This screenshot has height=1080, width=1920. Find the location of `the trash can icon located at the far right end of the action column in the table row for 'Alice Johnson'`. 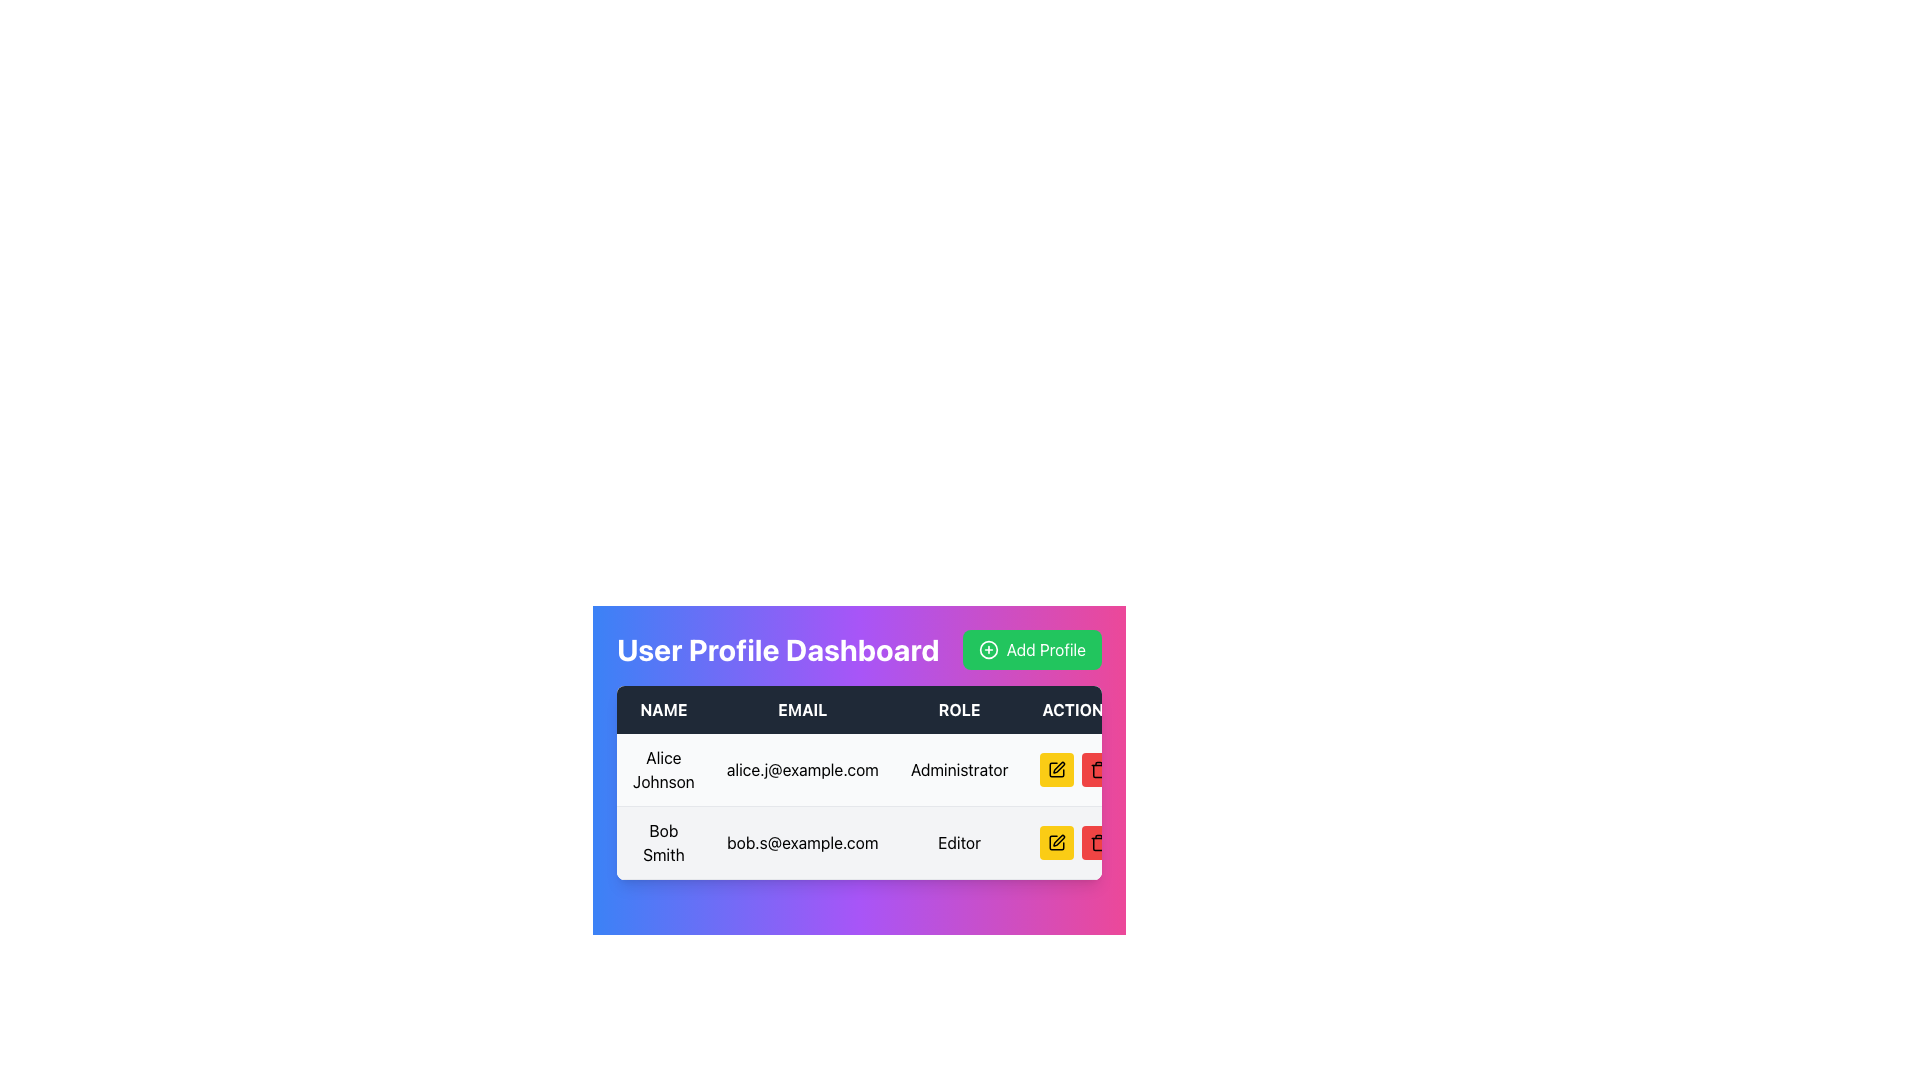

the trash can icon located at the far right end of the action column in the table row for 'Alice Johnson' is located at coordinates (1098, 769).